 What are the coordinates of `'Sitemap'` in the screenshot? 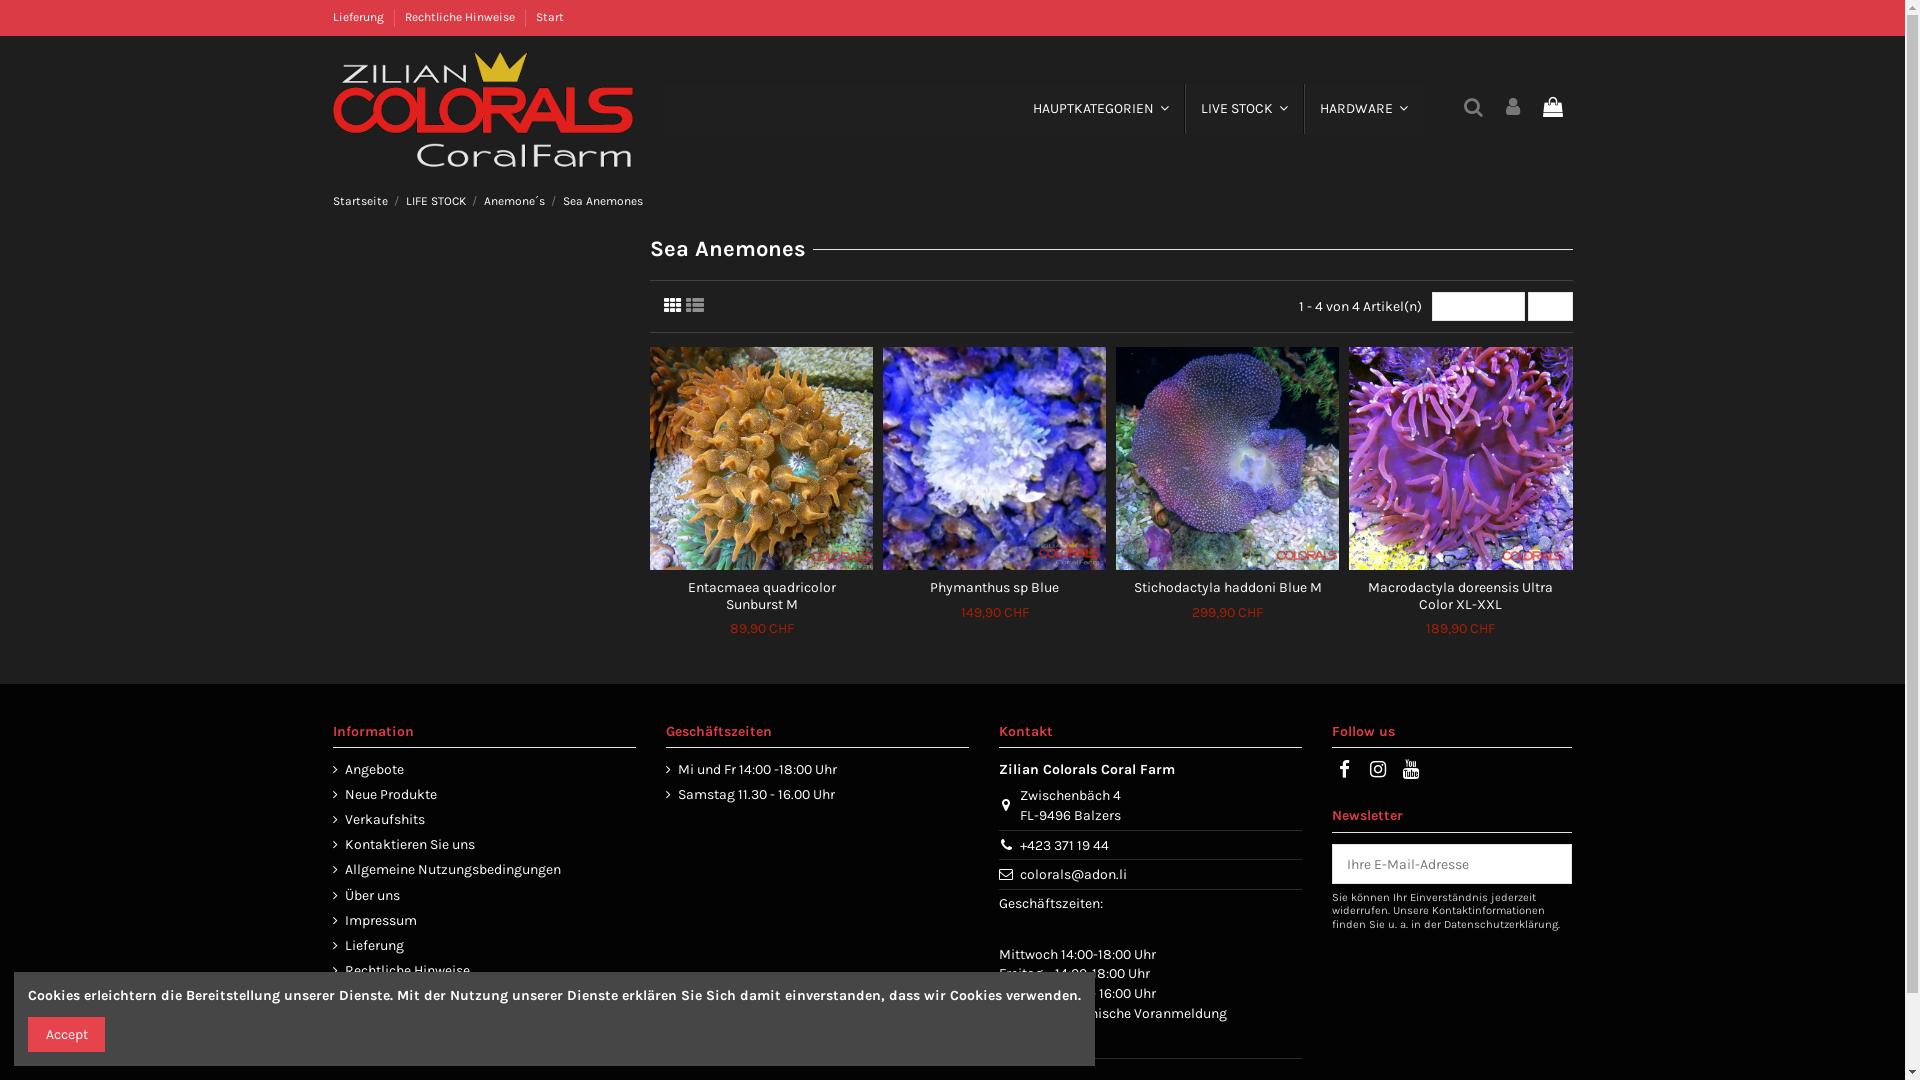 It's located at (364, 995).